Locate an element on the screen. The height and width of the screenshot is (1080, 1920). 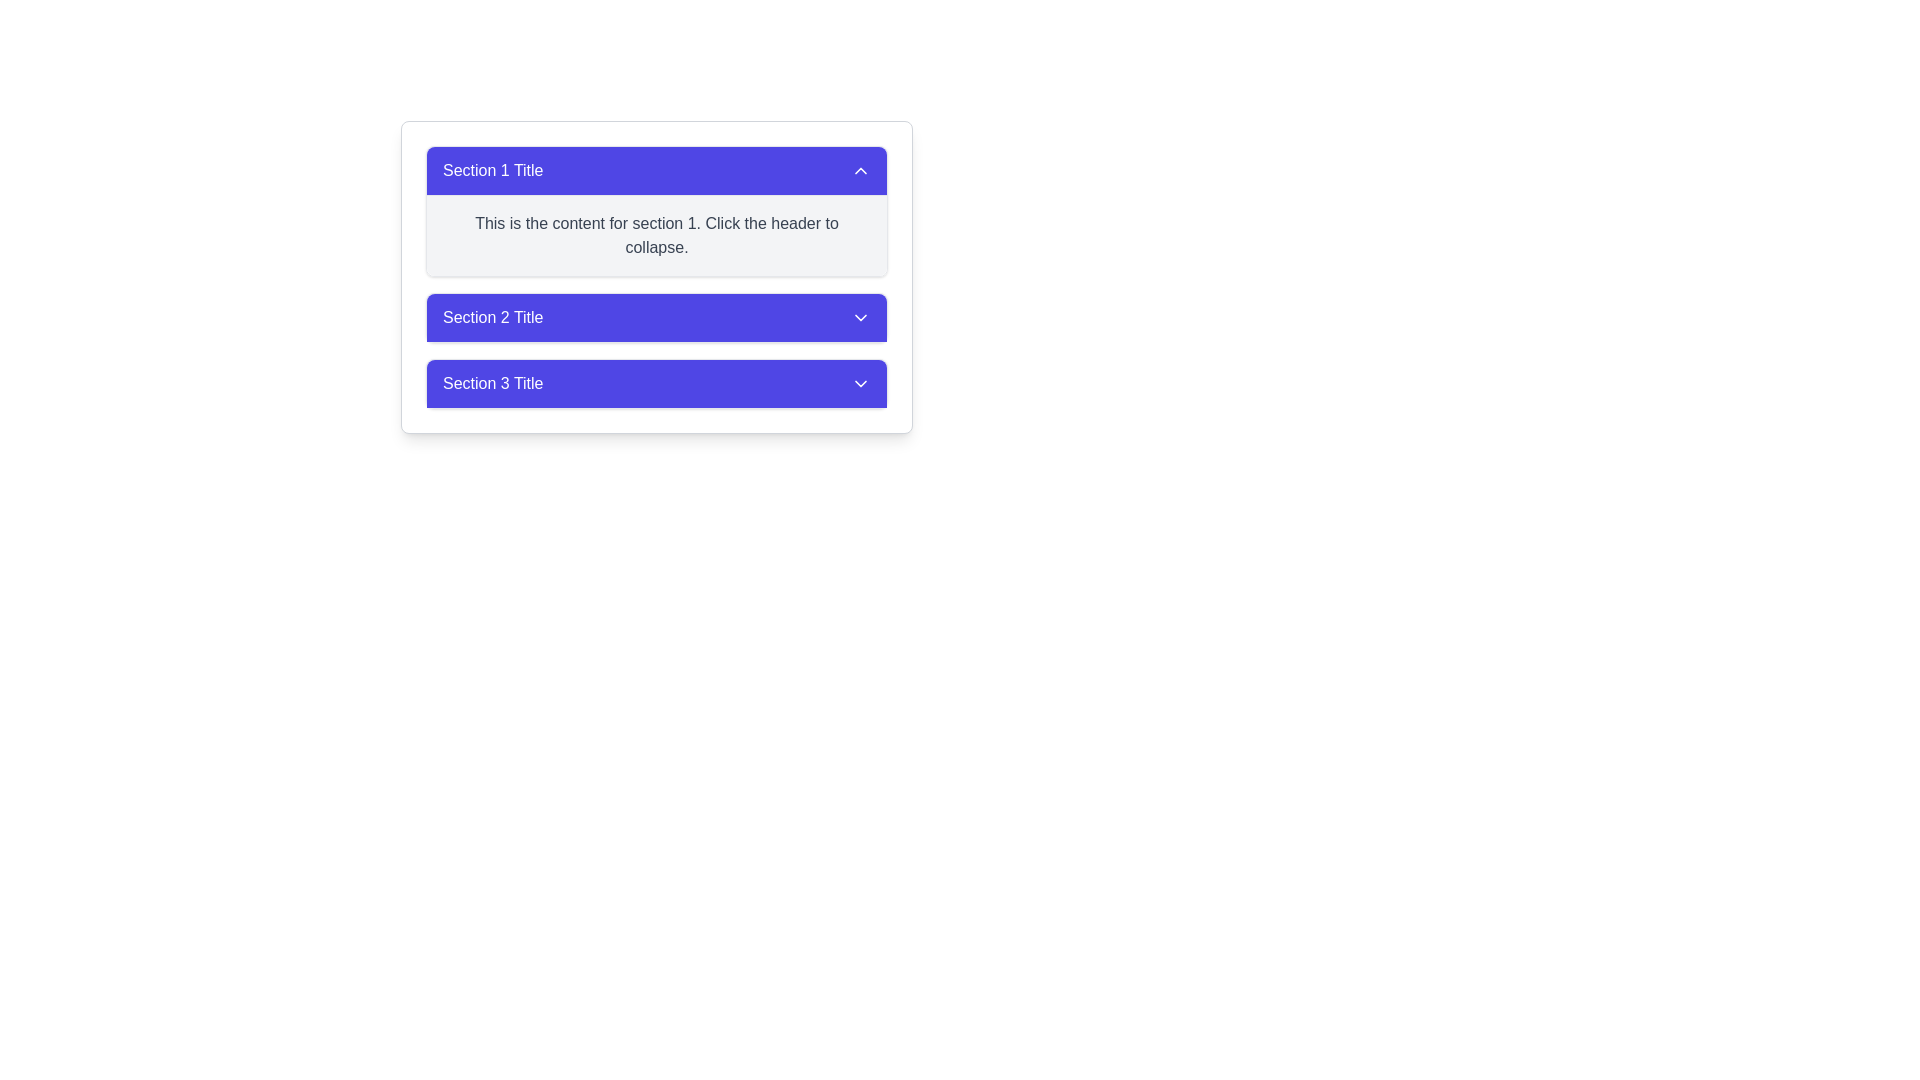
the downward-facing chevron icon located within the header labeled 'Section 2 Title' is located at coordinates (860, 316).